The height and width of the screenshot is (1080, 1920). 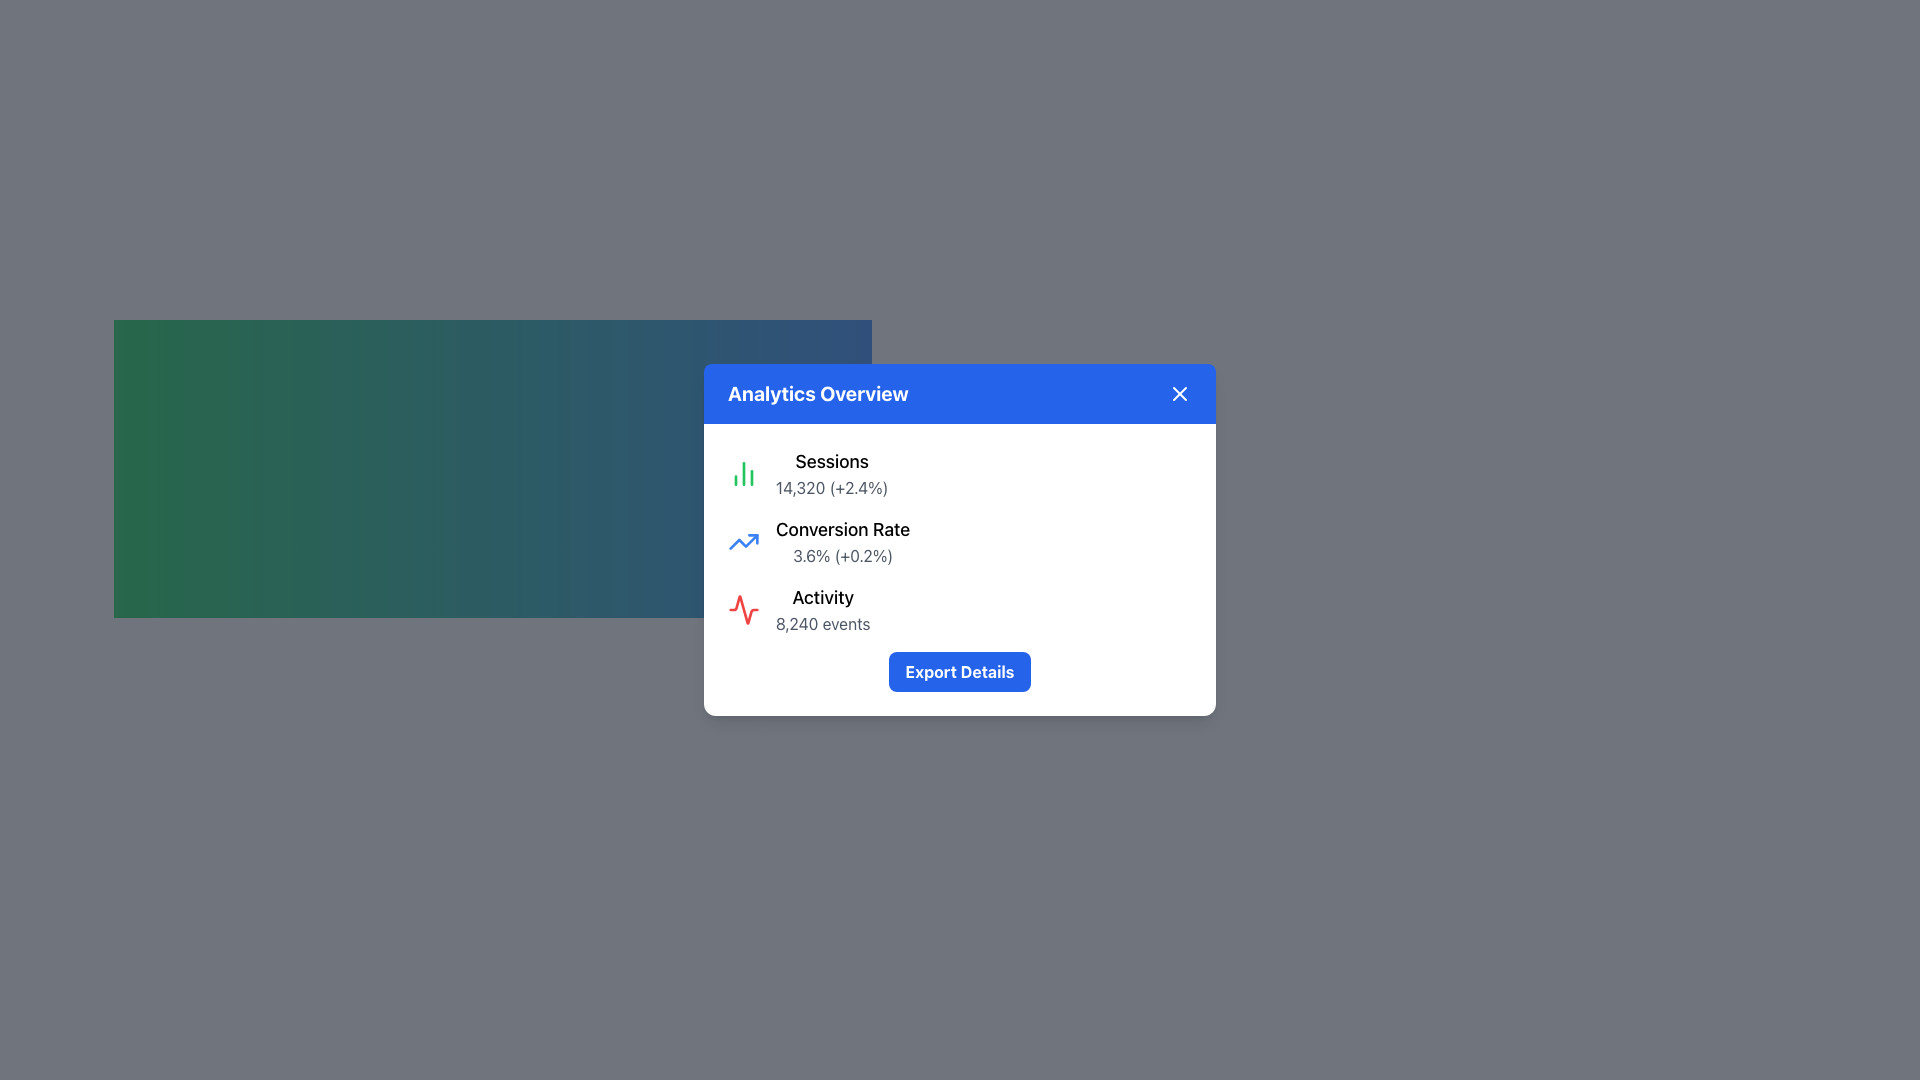 I want to click on the export button located at the bottom center of the white card beneath the analytics sections, so click(x=960, y=671).